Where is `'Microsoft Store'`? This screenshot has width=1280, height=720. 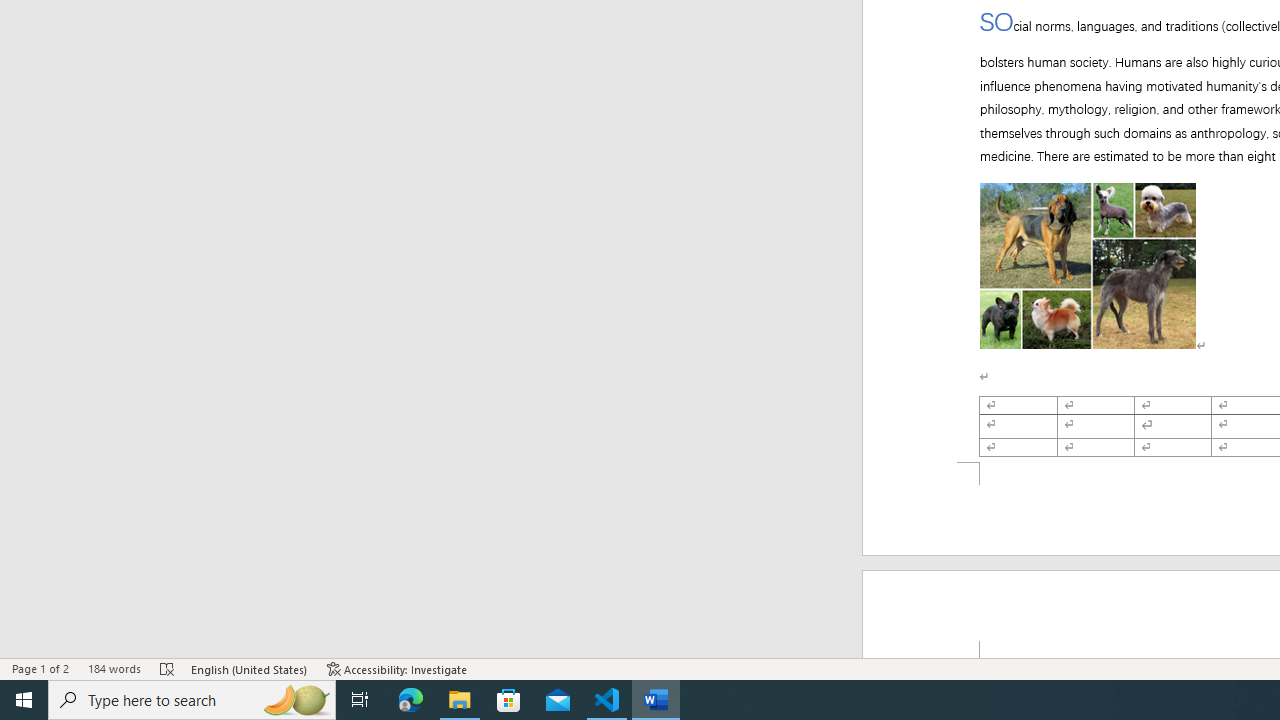
'Microsoft Store' is located at coordinates (509, 698).